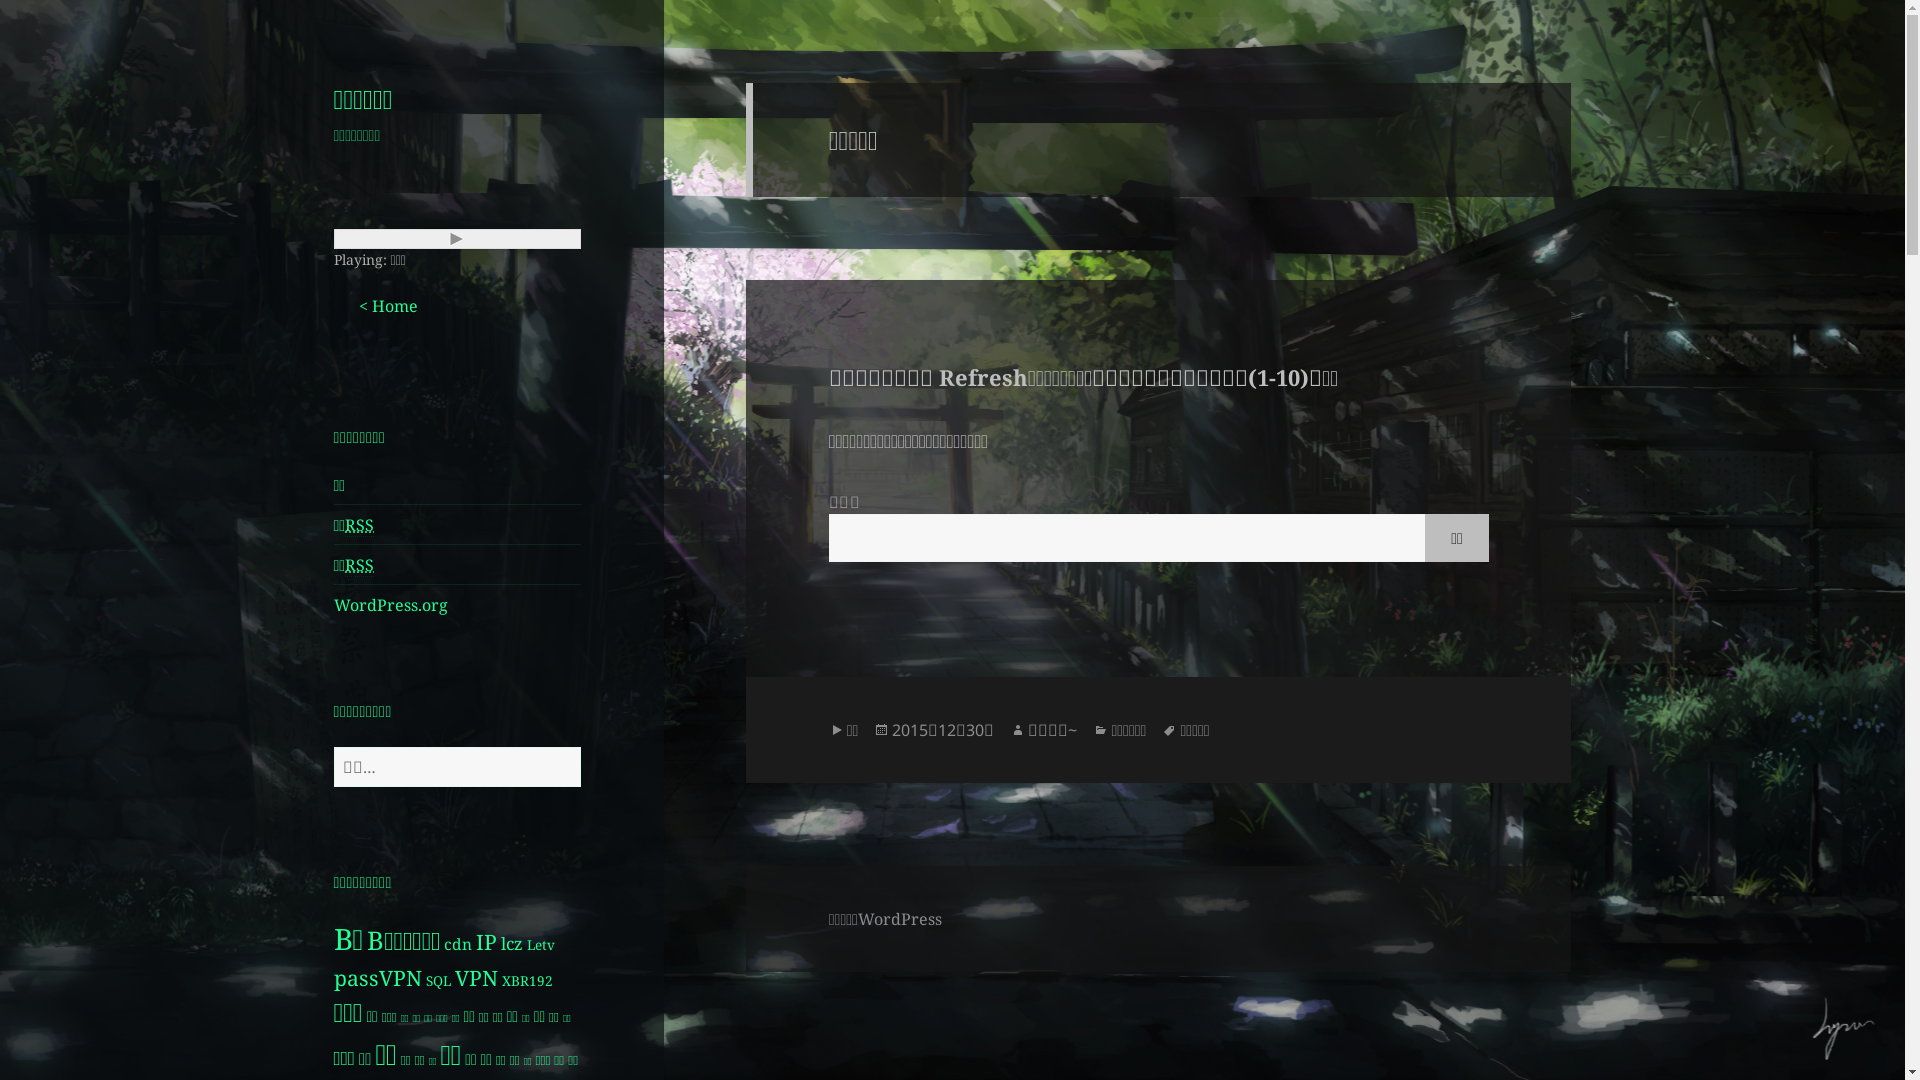 The height and width of the screenshot is (1080, 1920). What do you see at coordinates (475, 976) in the screenshot?
I see `'VPN'` at bounding box center [475, 976].